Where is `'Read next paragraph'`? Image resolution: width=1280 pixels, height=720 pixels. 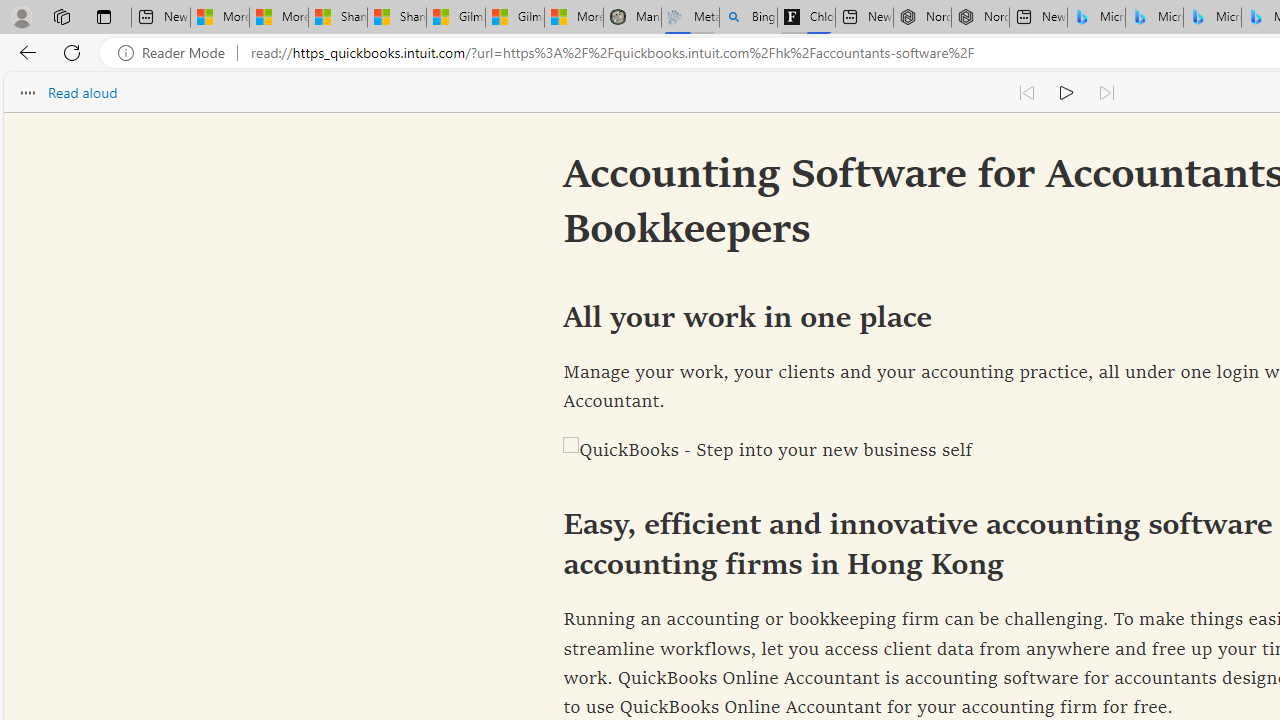 'Read next paragraph' is located at coordinates (1104, 92).